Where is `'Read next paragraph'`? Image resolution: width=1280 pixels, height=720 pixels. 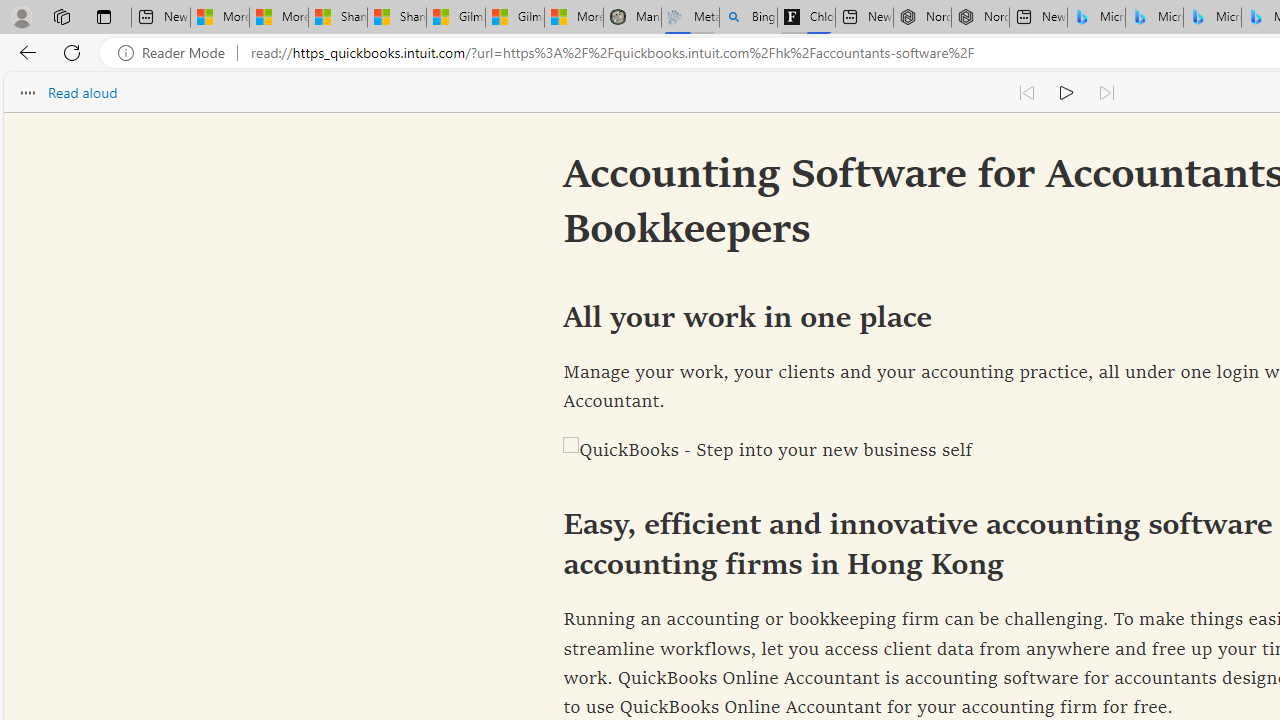 'Read next paragraph' is located at coordinates (1104, 92).